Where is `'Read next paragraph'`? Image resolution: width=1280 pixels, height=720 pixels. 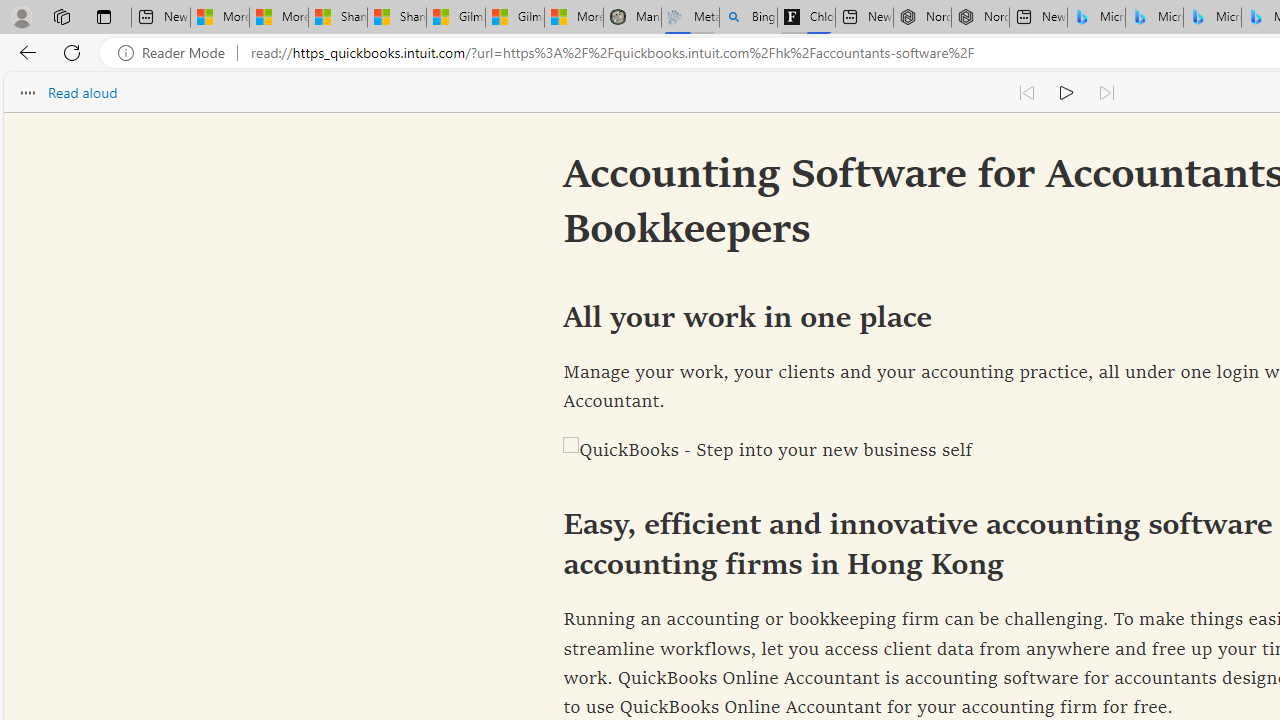 'Read next paragraph' is located at coordinates (1104, 92).